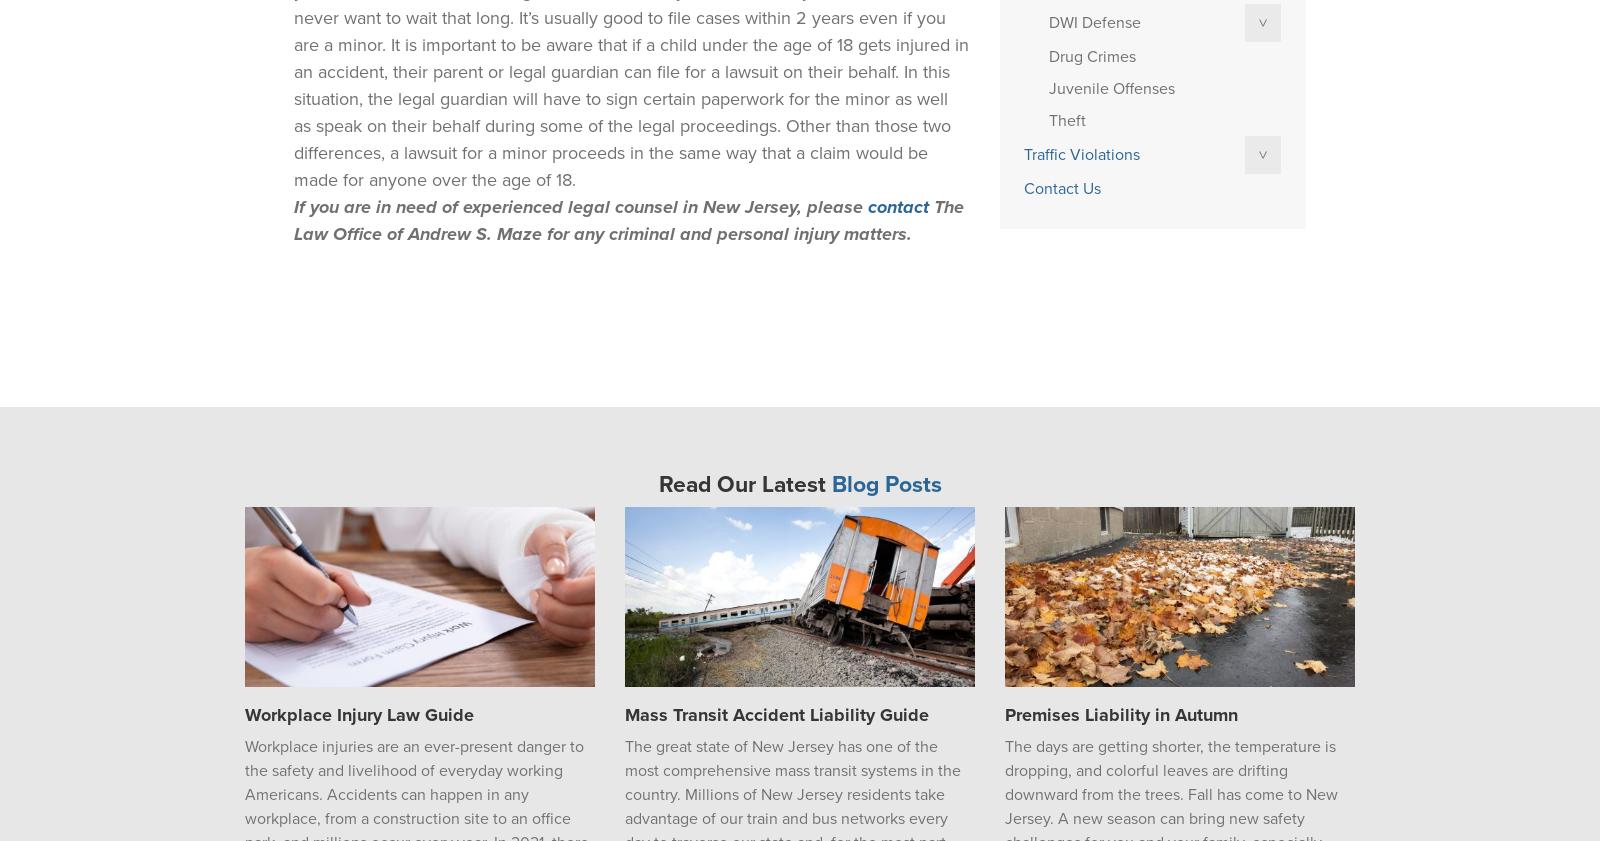 This screenshot has height=841, width=1600. I want to click on 'Read Our Latest', so click(744, 485).